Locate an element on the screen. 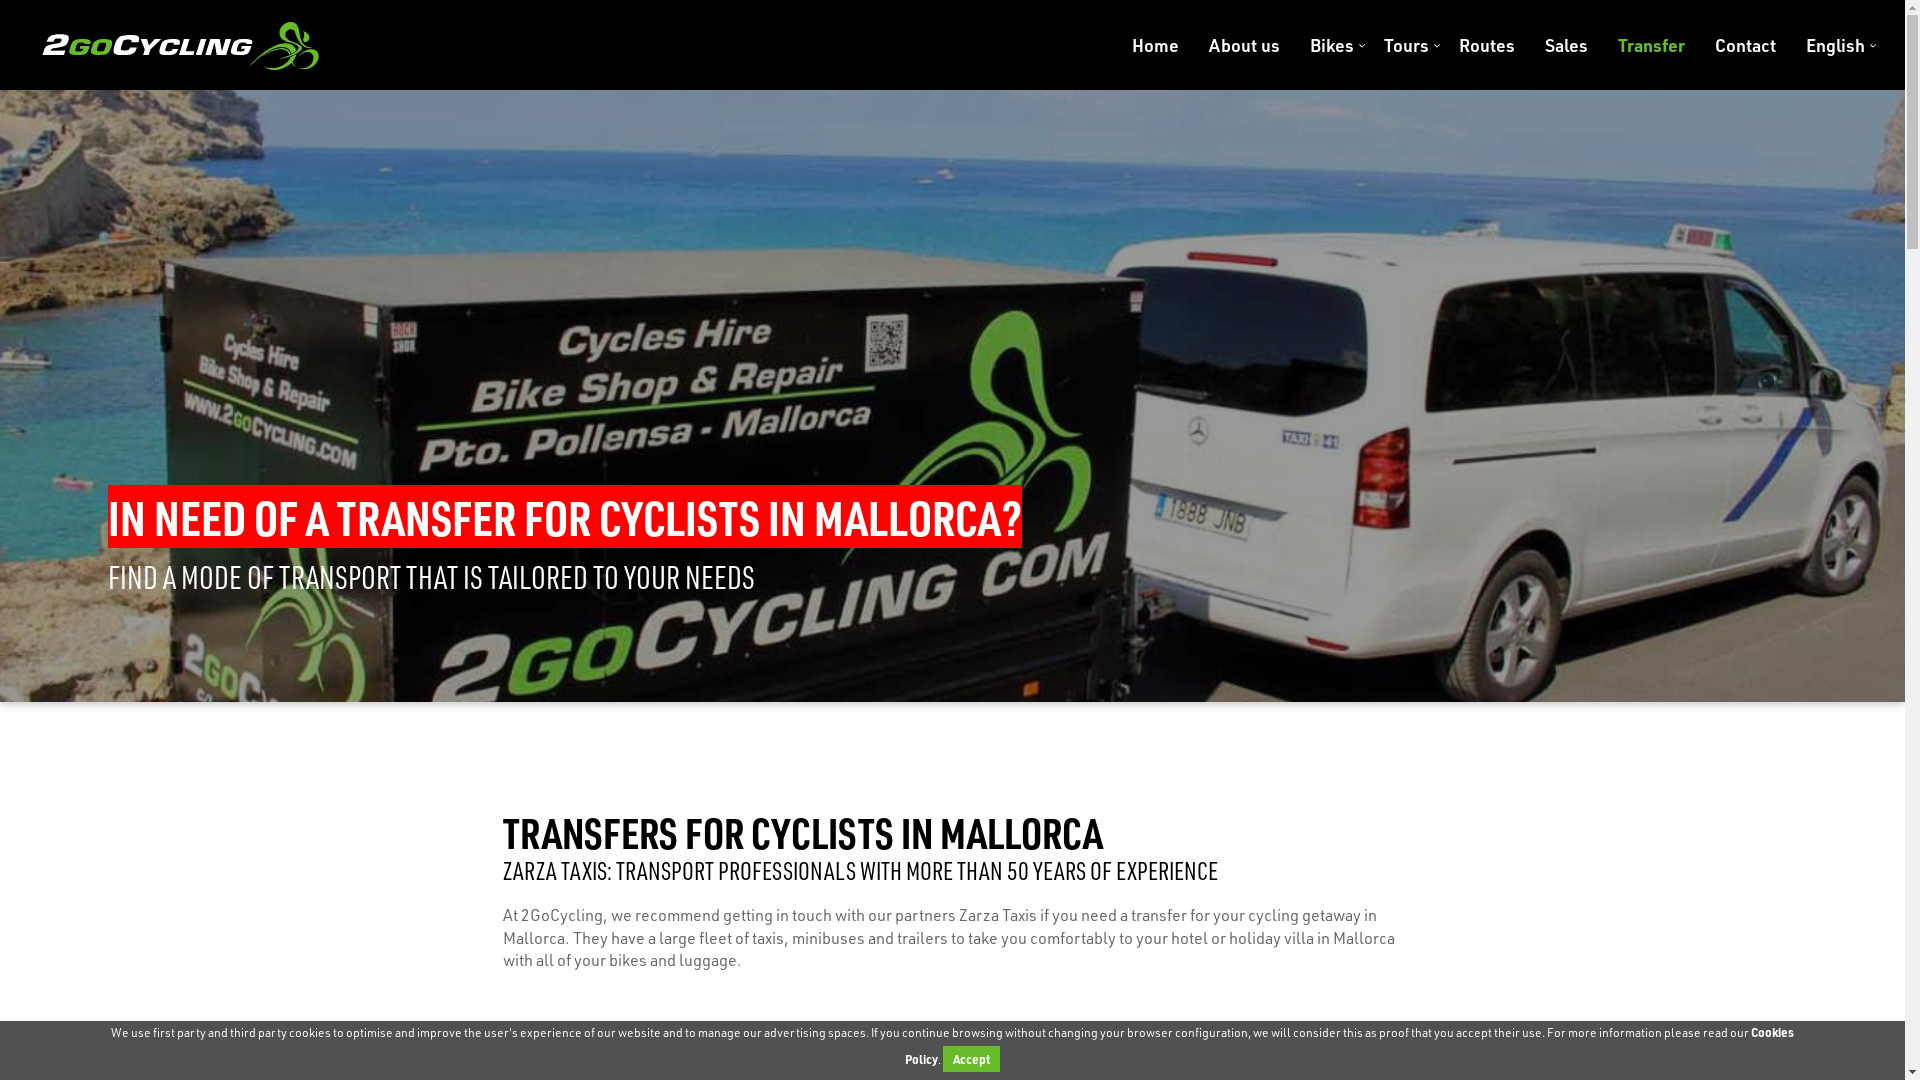  'Routes' is located at coordinates (1487, 45).